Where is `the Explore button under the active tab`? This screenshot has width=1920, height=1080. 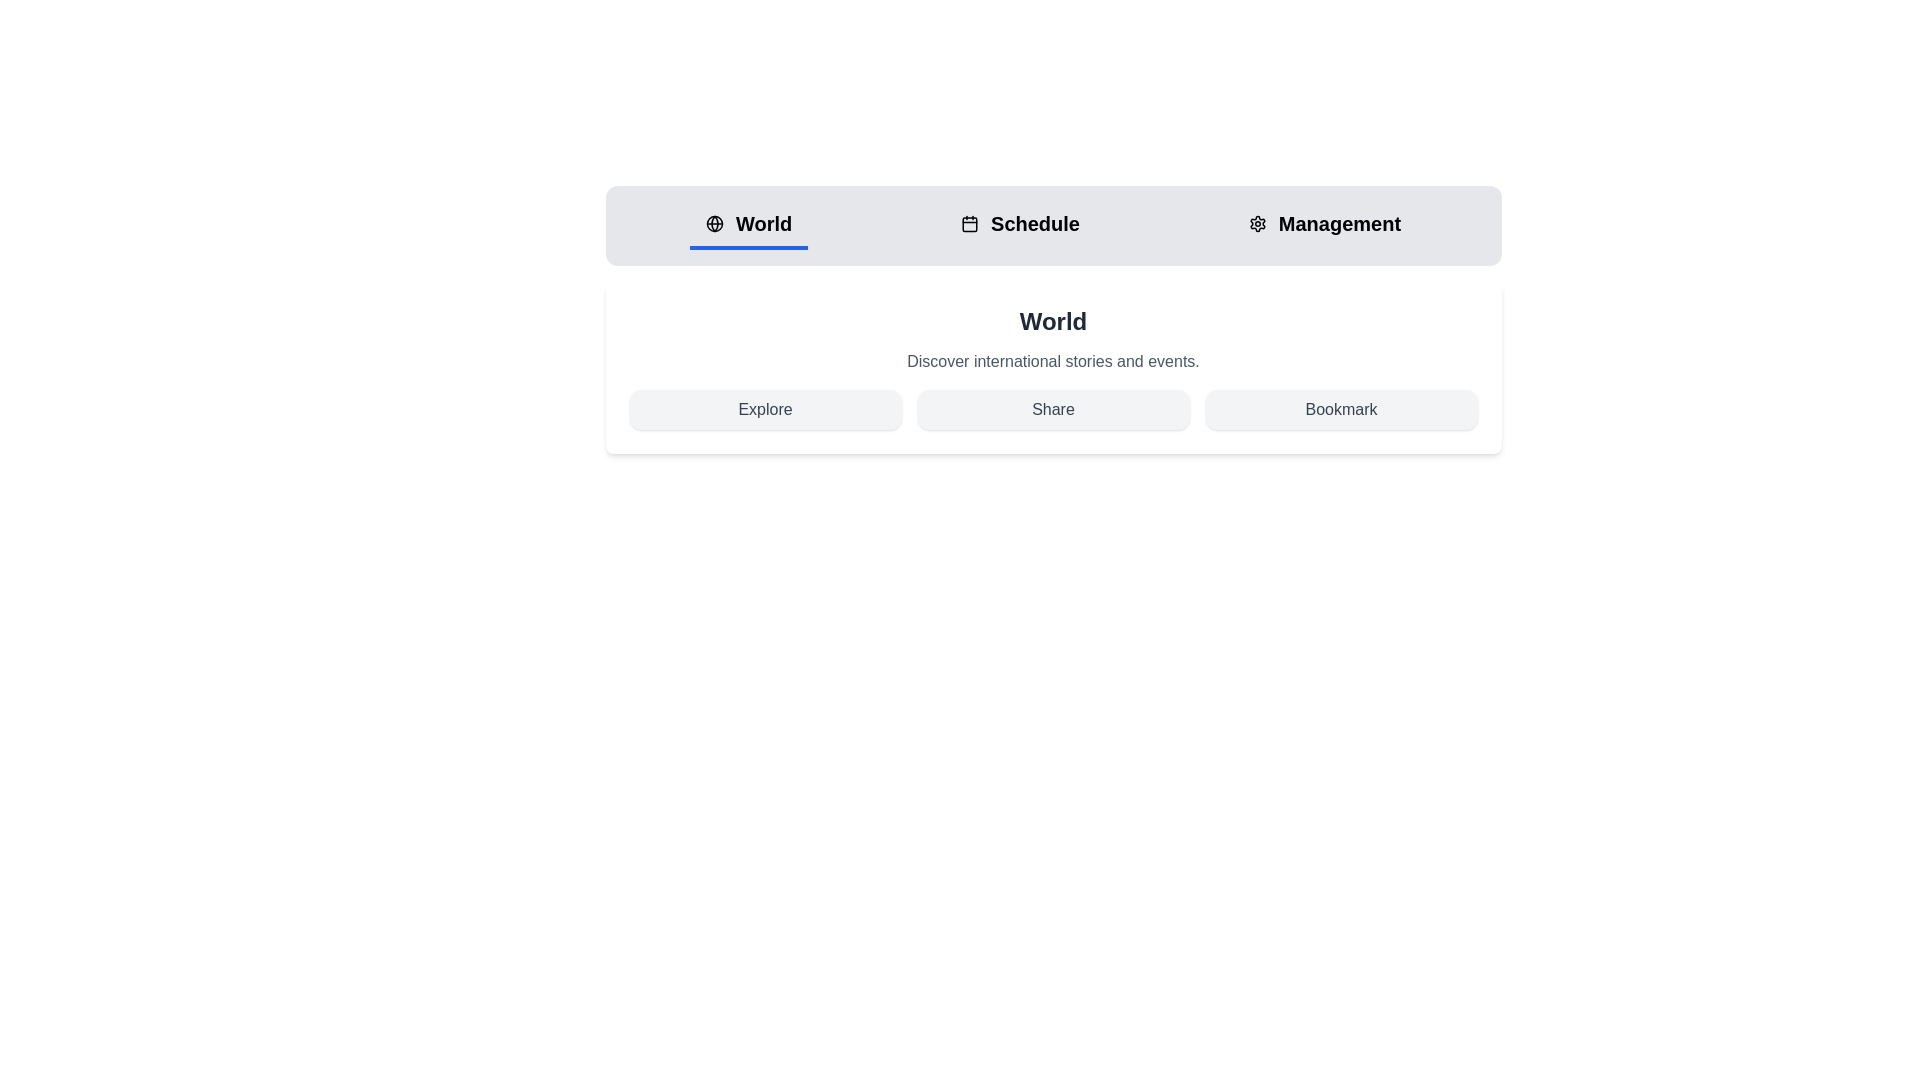
the Explore button under the active tab is located at coordinates (764, 408).